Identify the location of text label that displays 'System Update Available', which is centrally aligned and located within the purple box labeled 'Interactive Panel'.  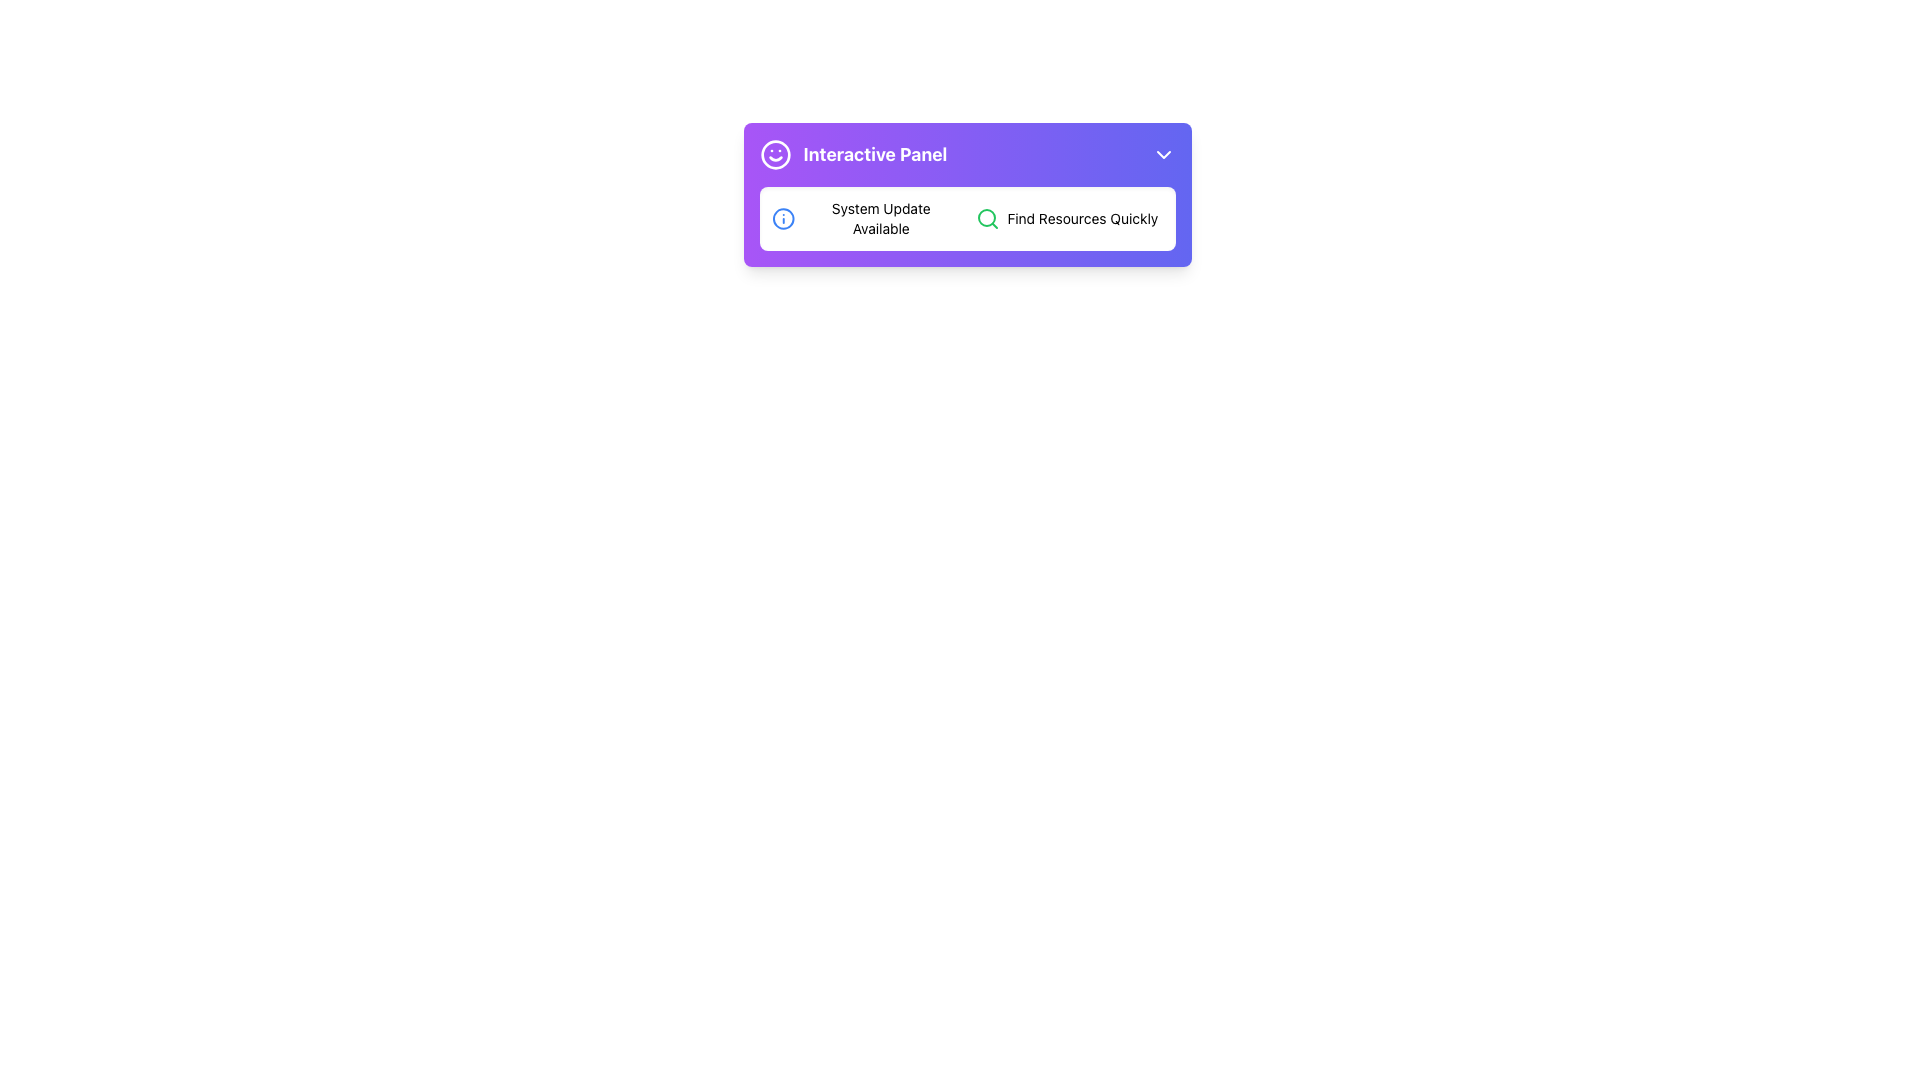
(880, 219).